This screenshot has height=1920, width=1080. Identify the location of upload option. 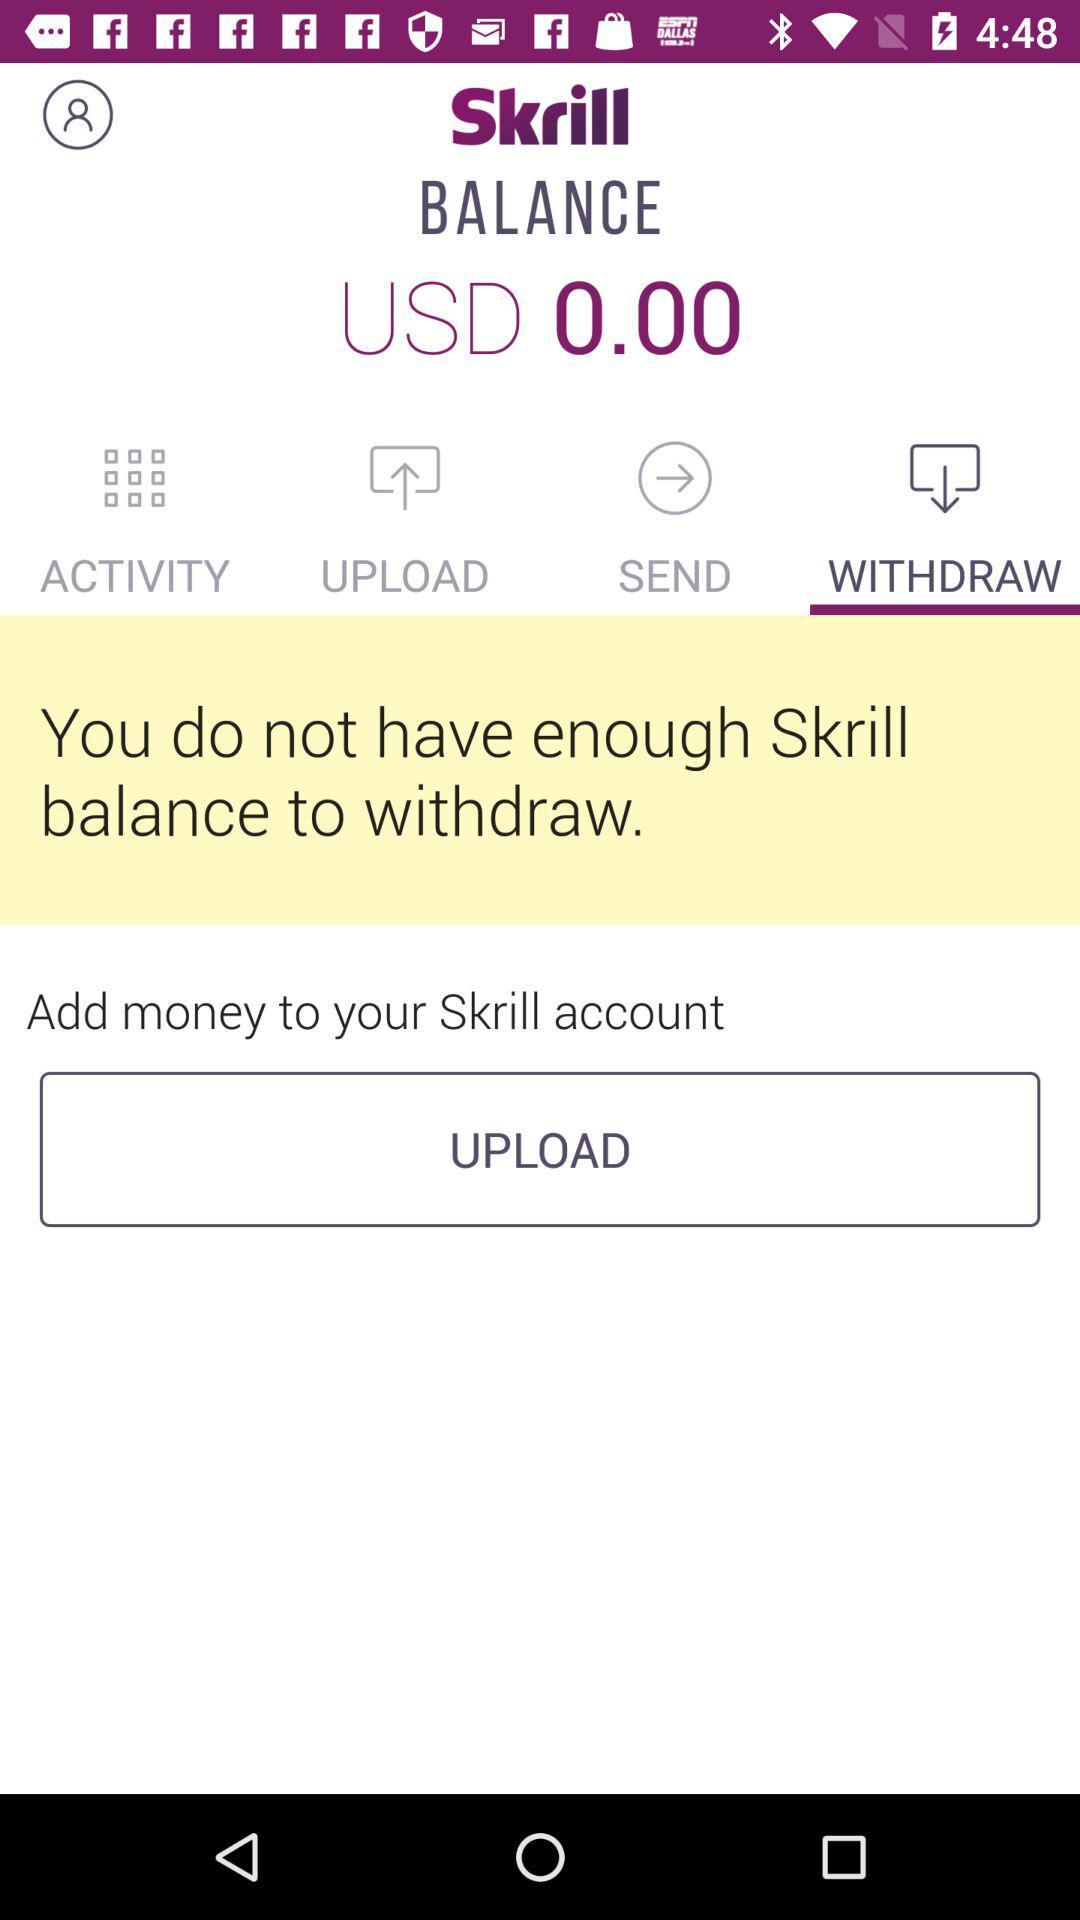
(405, 477).